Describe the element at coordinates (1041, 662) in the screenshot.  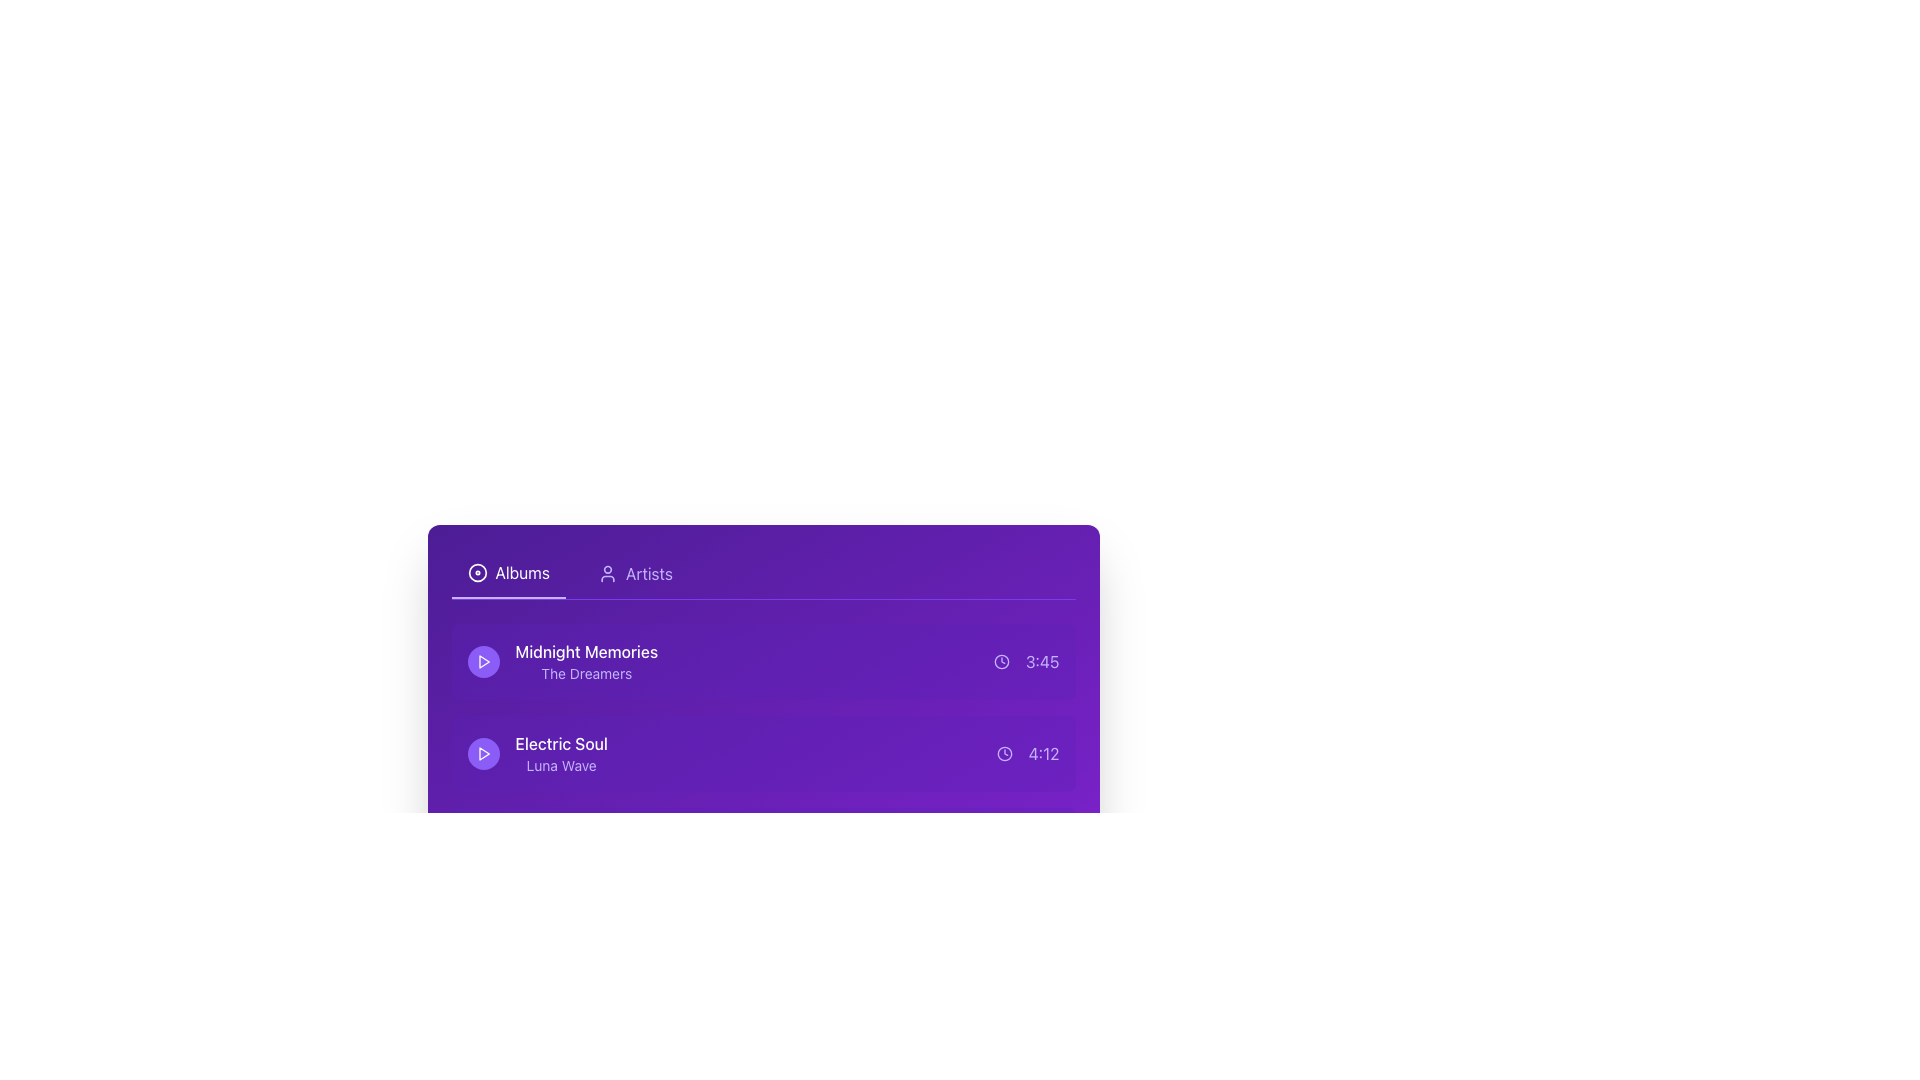
I see `the text indicating the duration or length of a music track in the playlist, which is positioned to the right of a clock icon and aligned with the first track's metadata` at that location.